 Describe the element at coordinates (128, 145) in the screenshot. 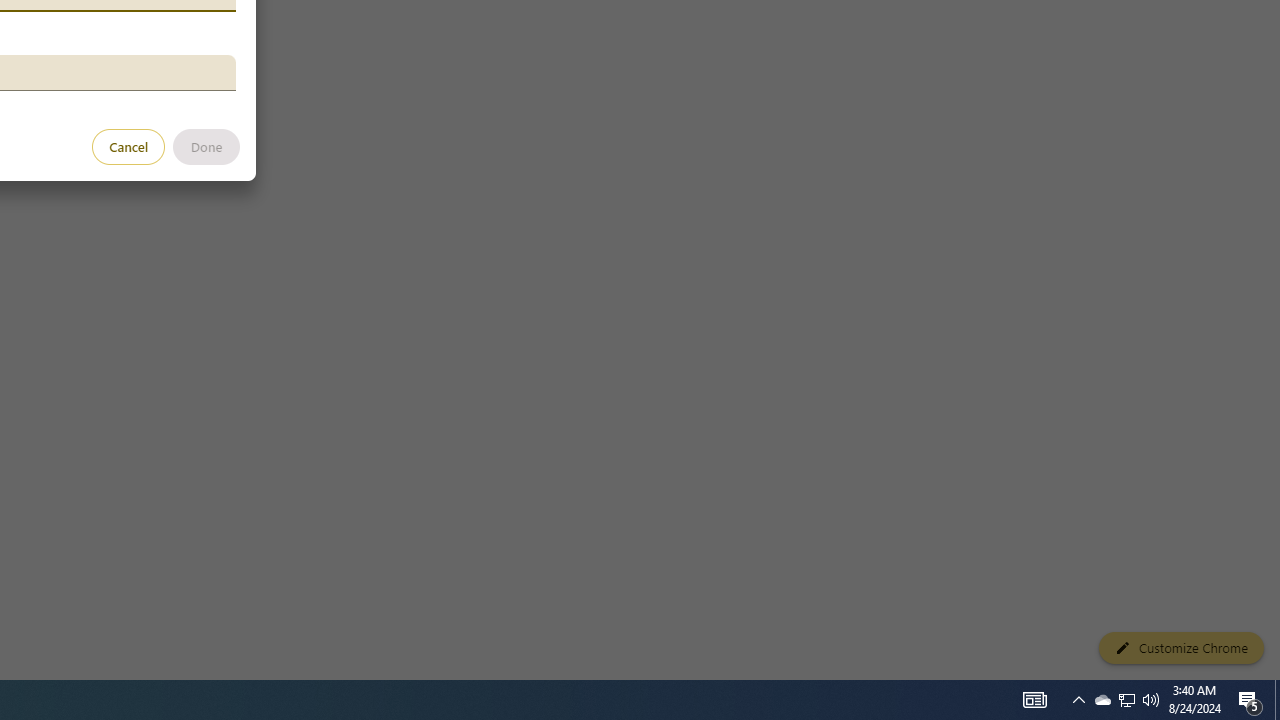

I see `'Cancel'` at that location.